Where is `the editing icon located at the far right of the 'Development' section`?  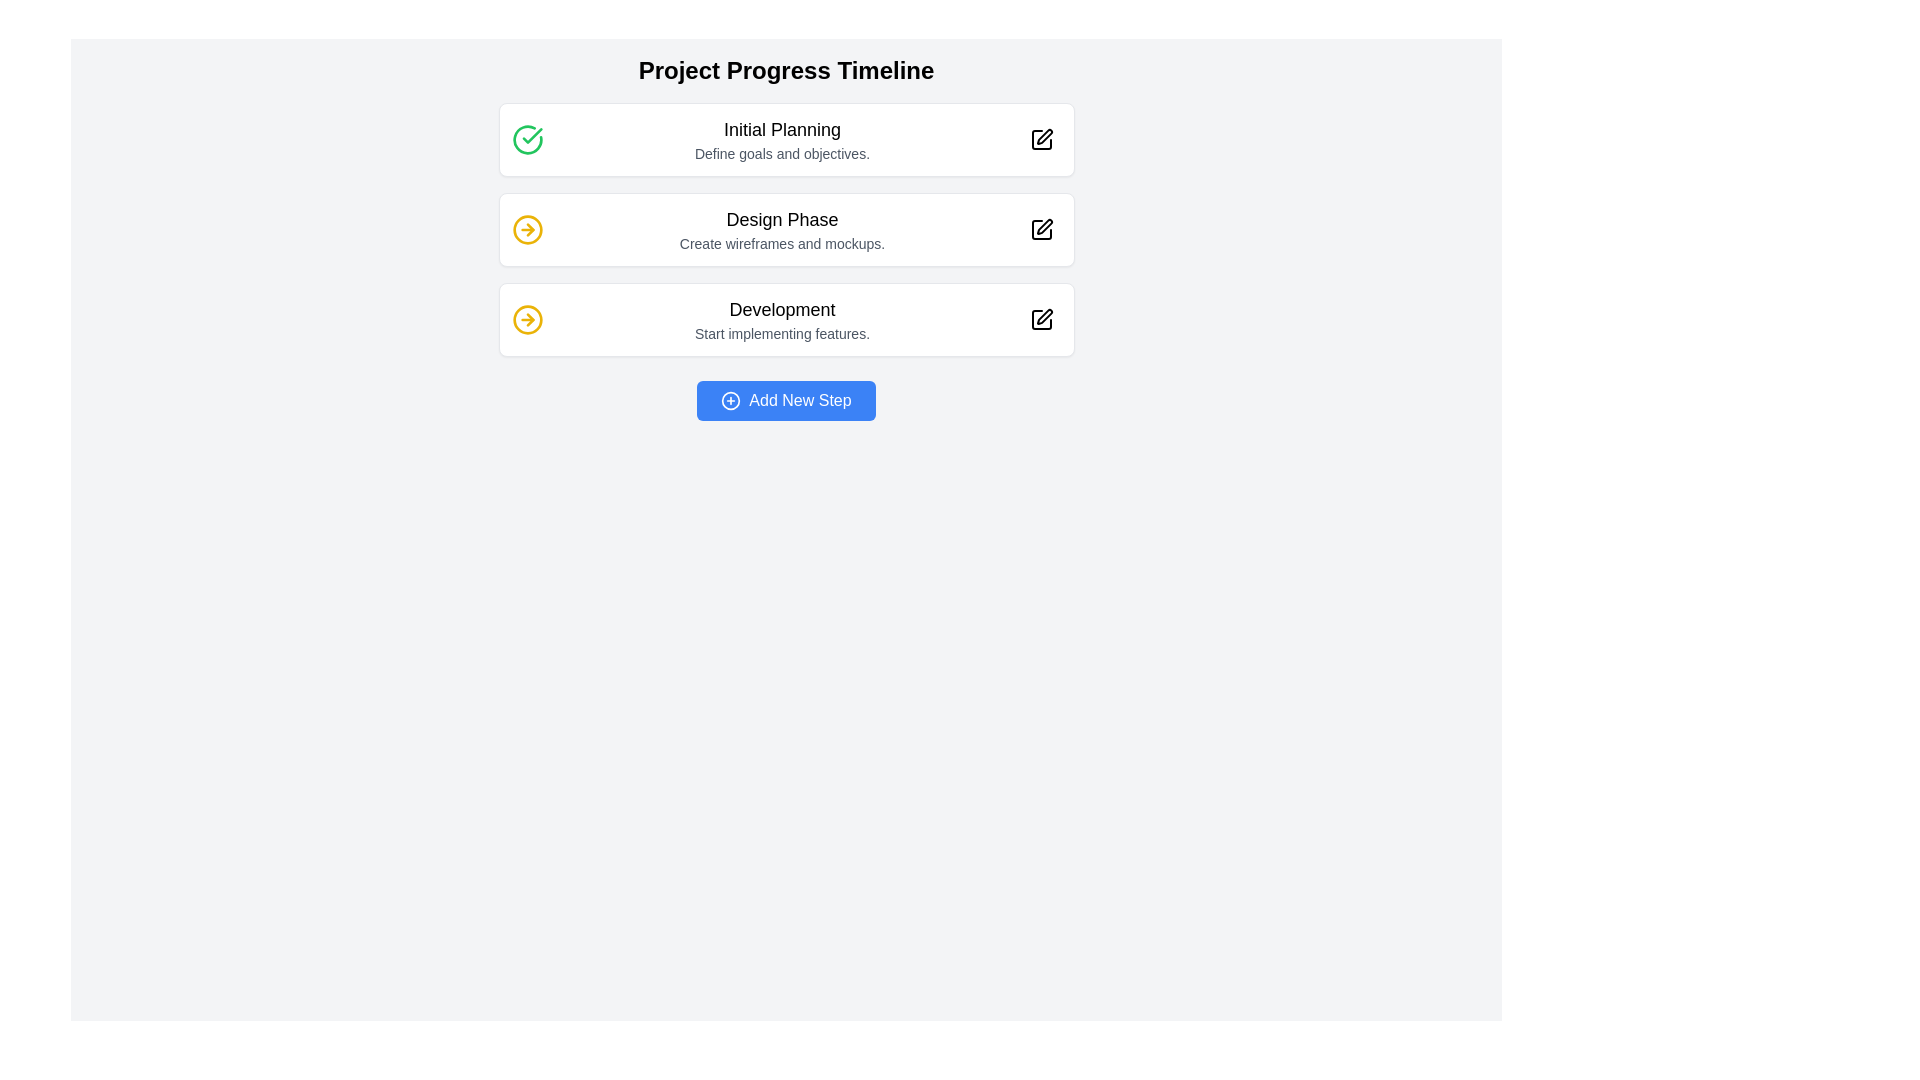
the editing icon located at the far right of the 'Development' section is located at coordinates (1040, 319).